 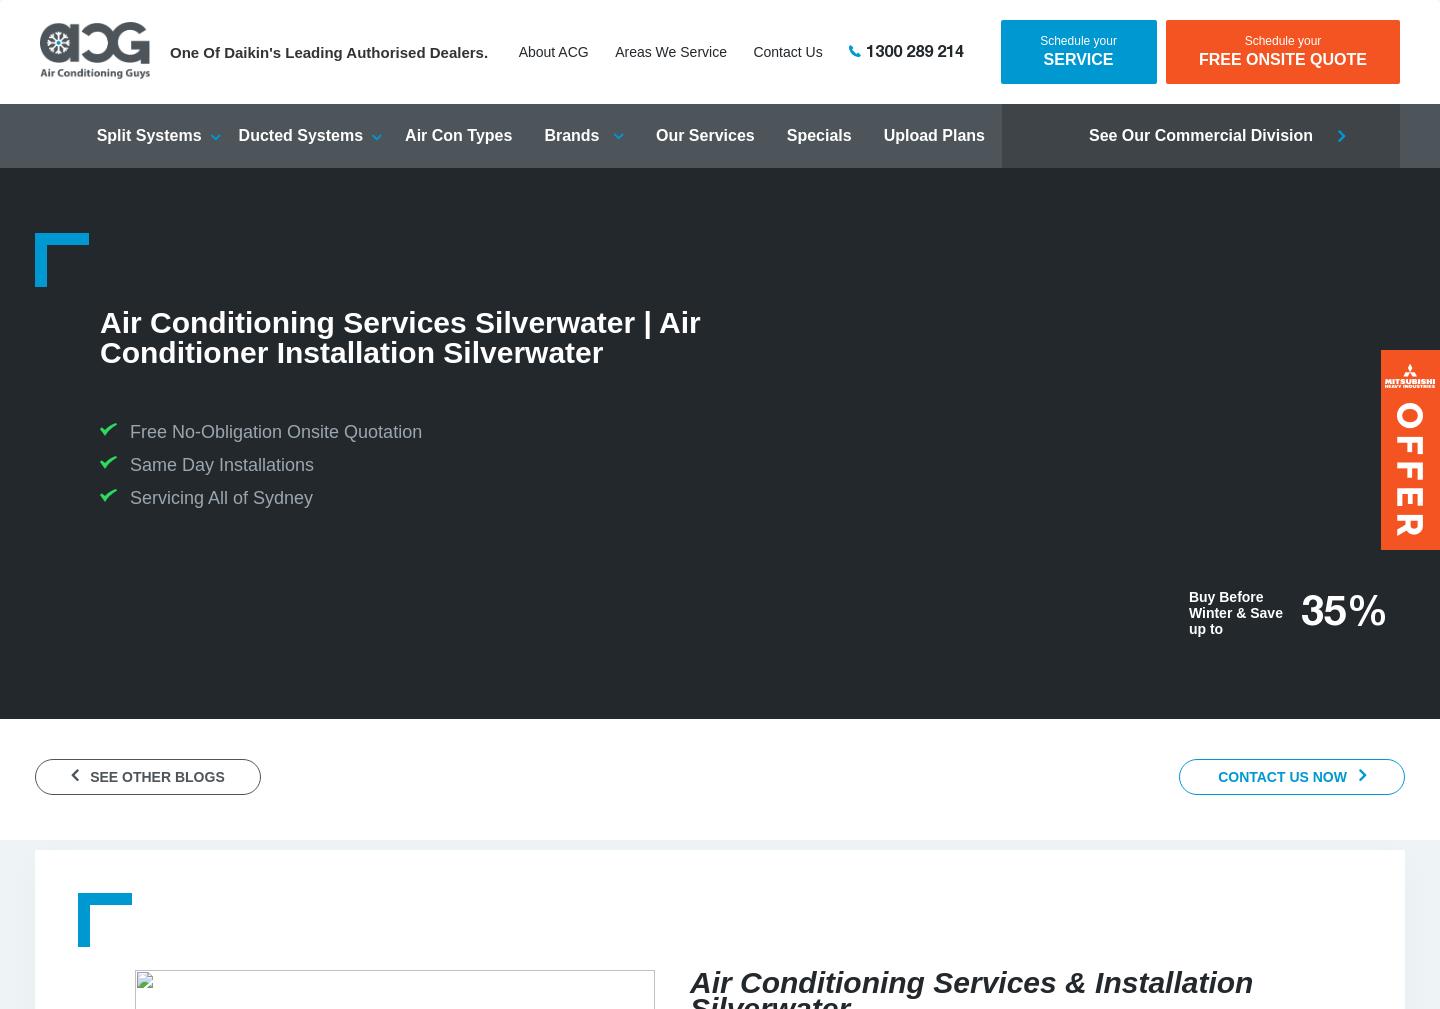 I want to click on 'Our Services', so click(x=704, y=134).